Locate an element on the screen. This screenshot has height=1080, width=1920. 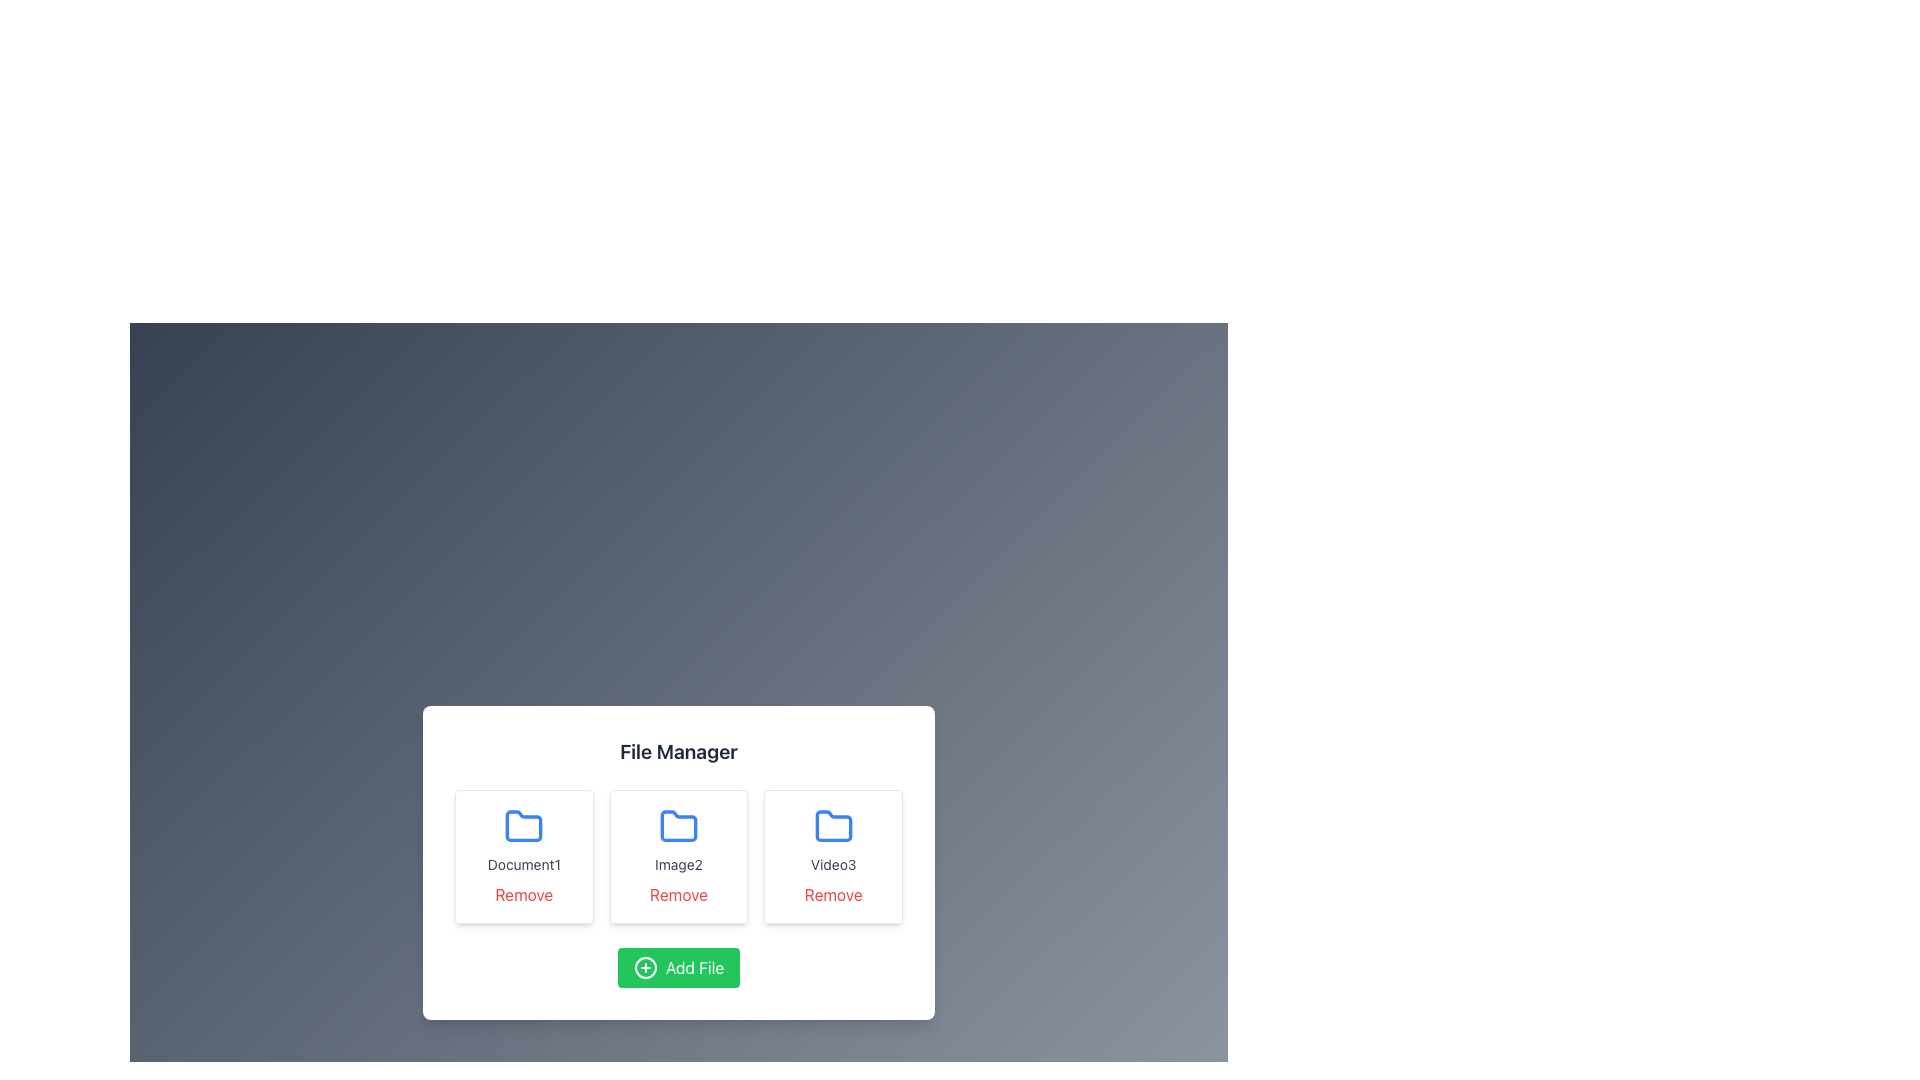
the 'Image2' card is located at coordinates (678, 855).